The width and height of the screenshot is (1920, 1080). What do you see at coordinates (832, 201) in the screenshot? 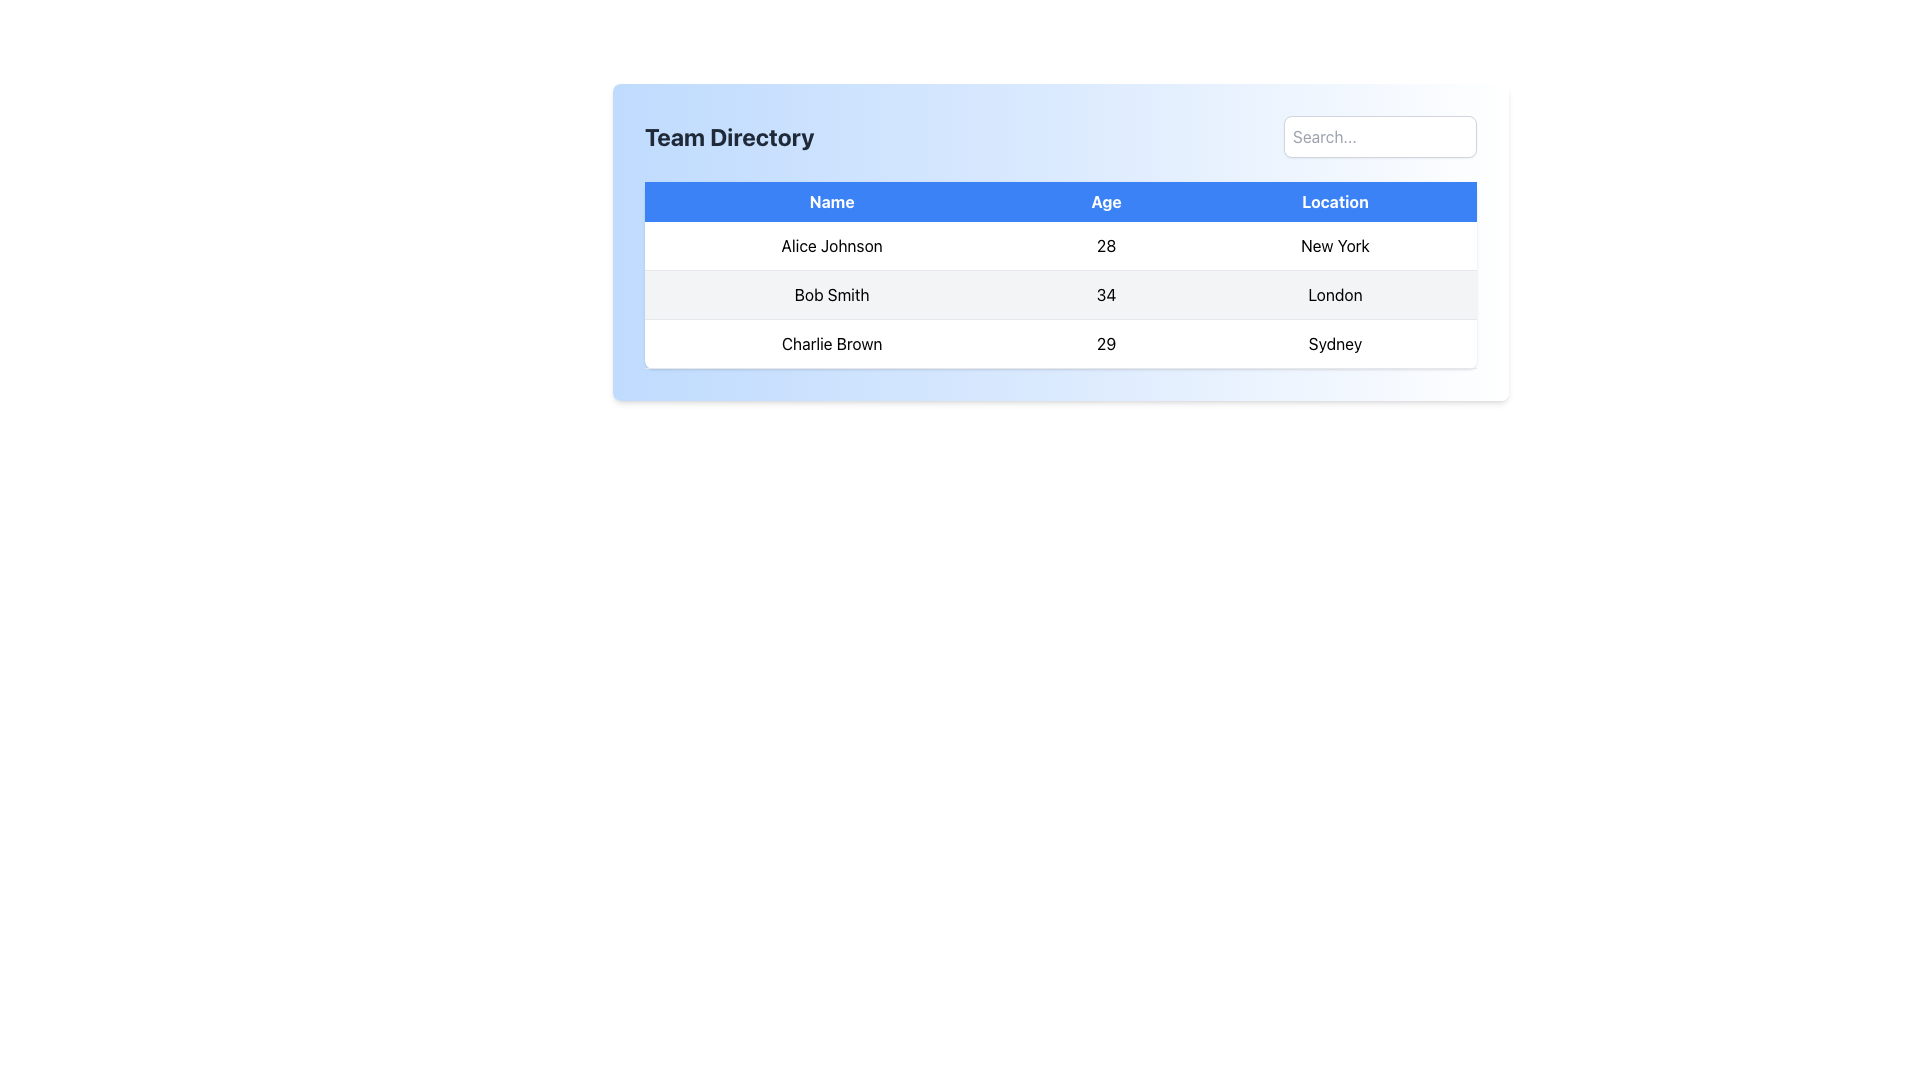
I see `text of the header label with blue background and white text that reads 'Name', located in the first column of the table header` at bounding box center [832, 201].